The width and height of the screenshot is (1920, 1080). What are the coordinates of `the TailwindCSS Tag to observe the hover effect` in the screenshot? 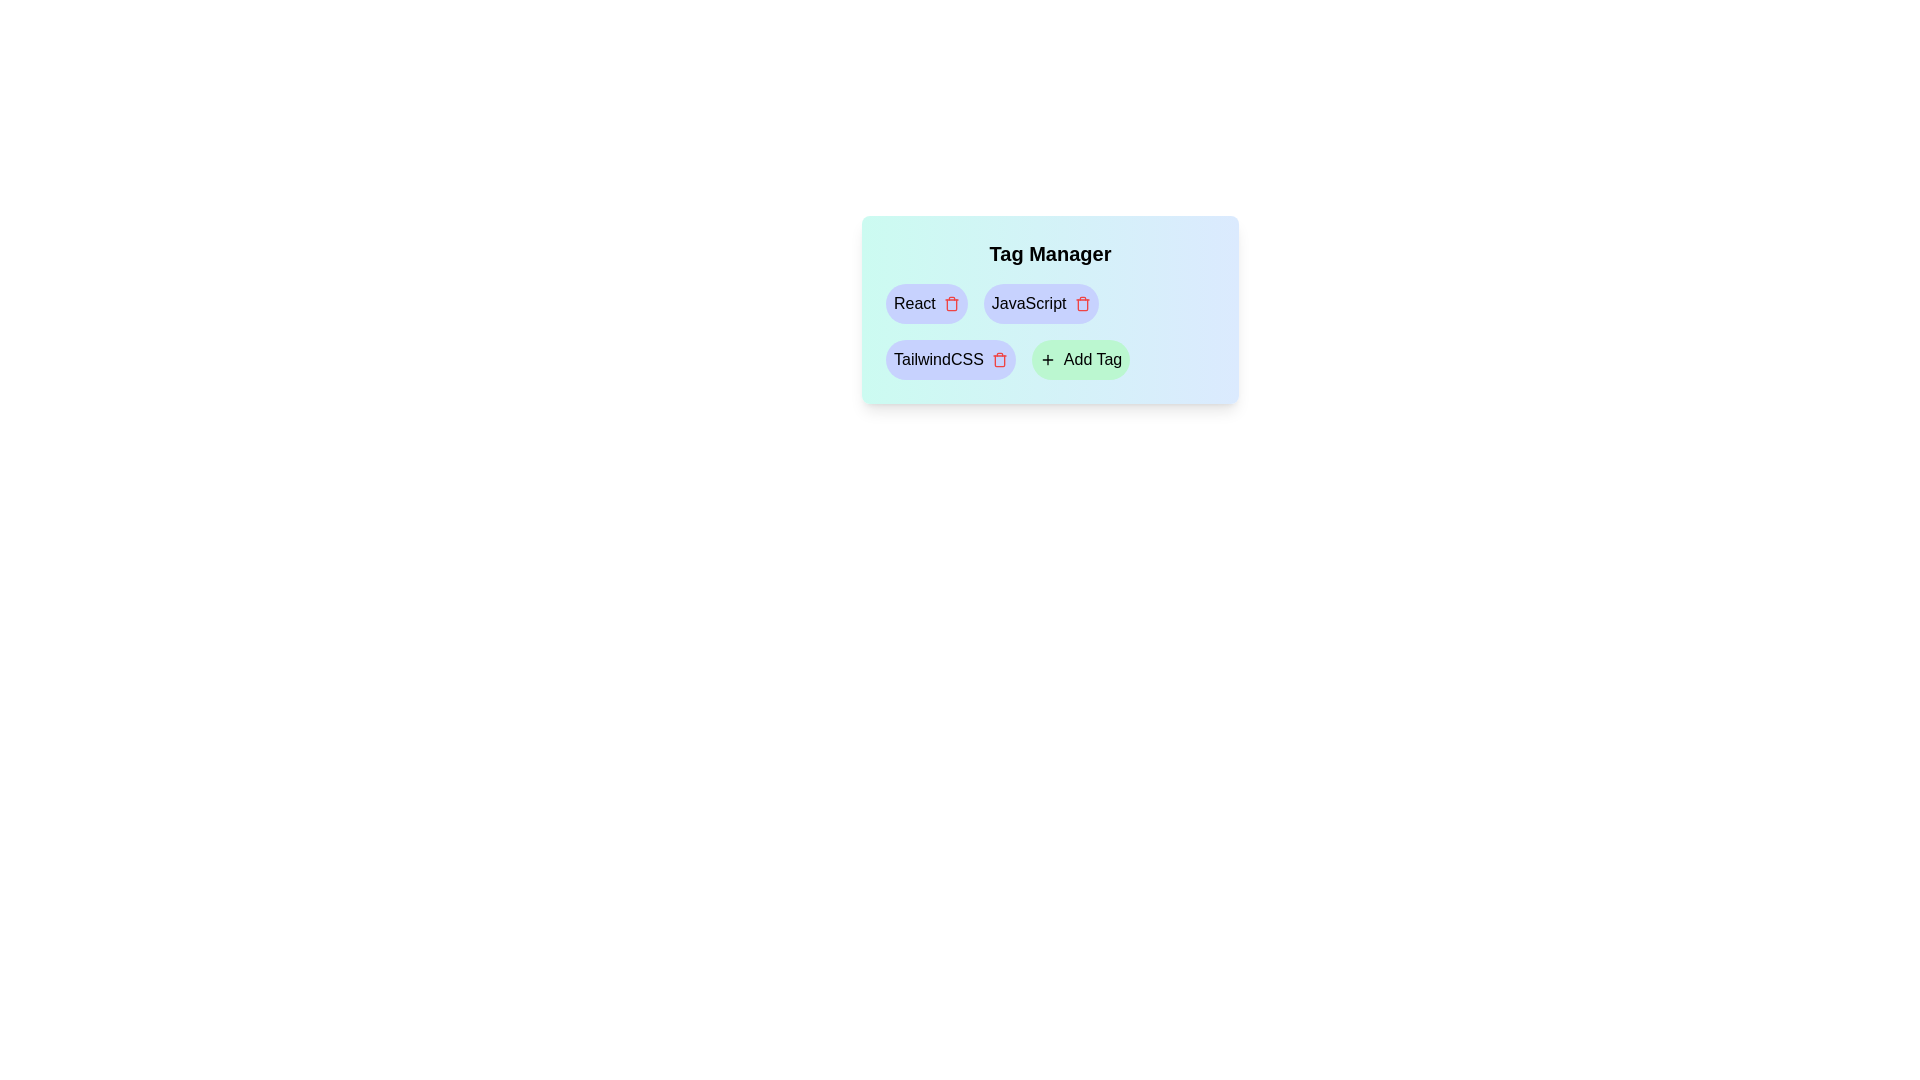 It's located at (949, 358).